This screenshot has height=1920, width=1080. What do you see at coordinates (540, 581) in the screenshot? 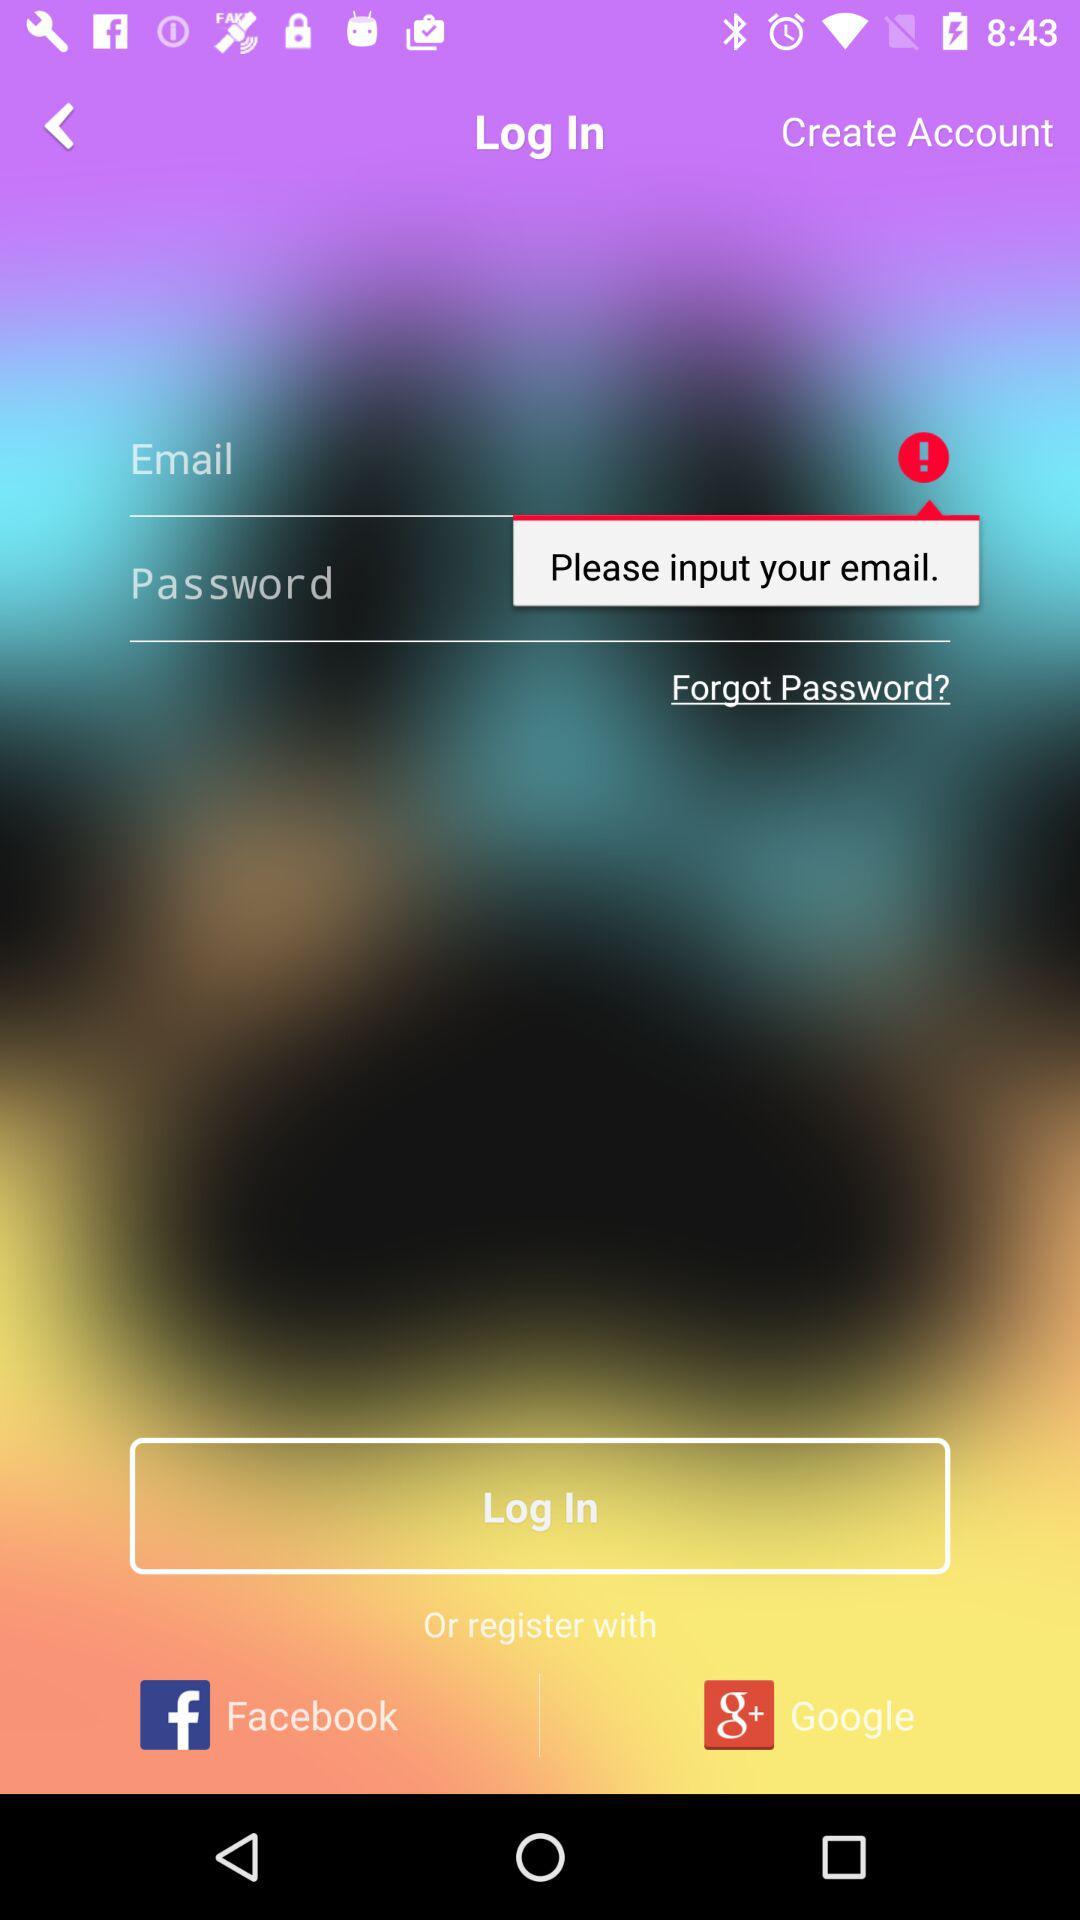
I see `password` at bounding box center [540, 581].